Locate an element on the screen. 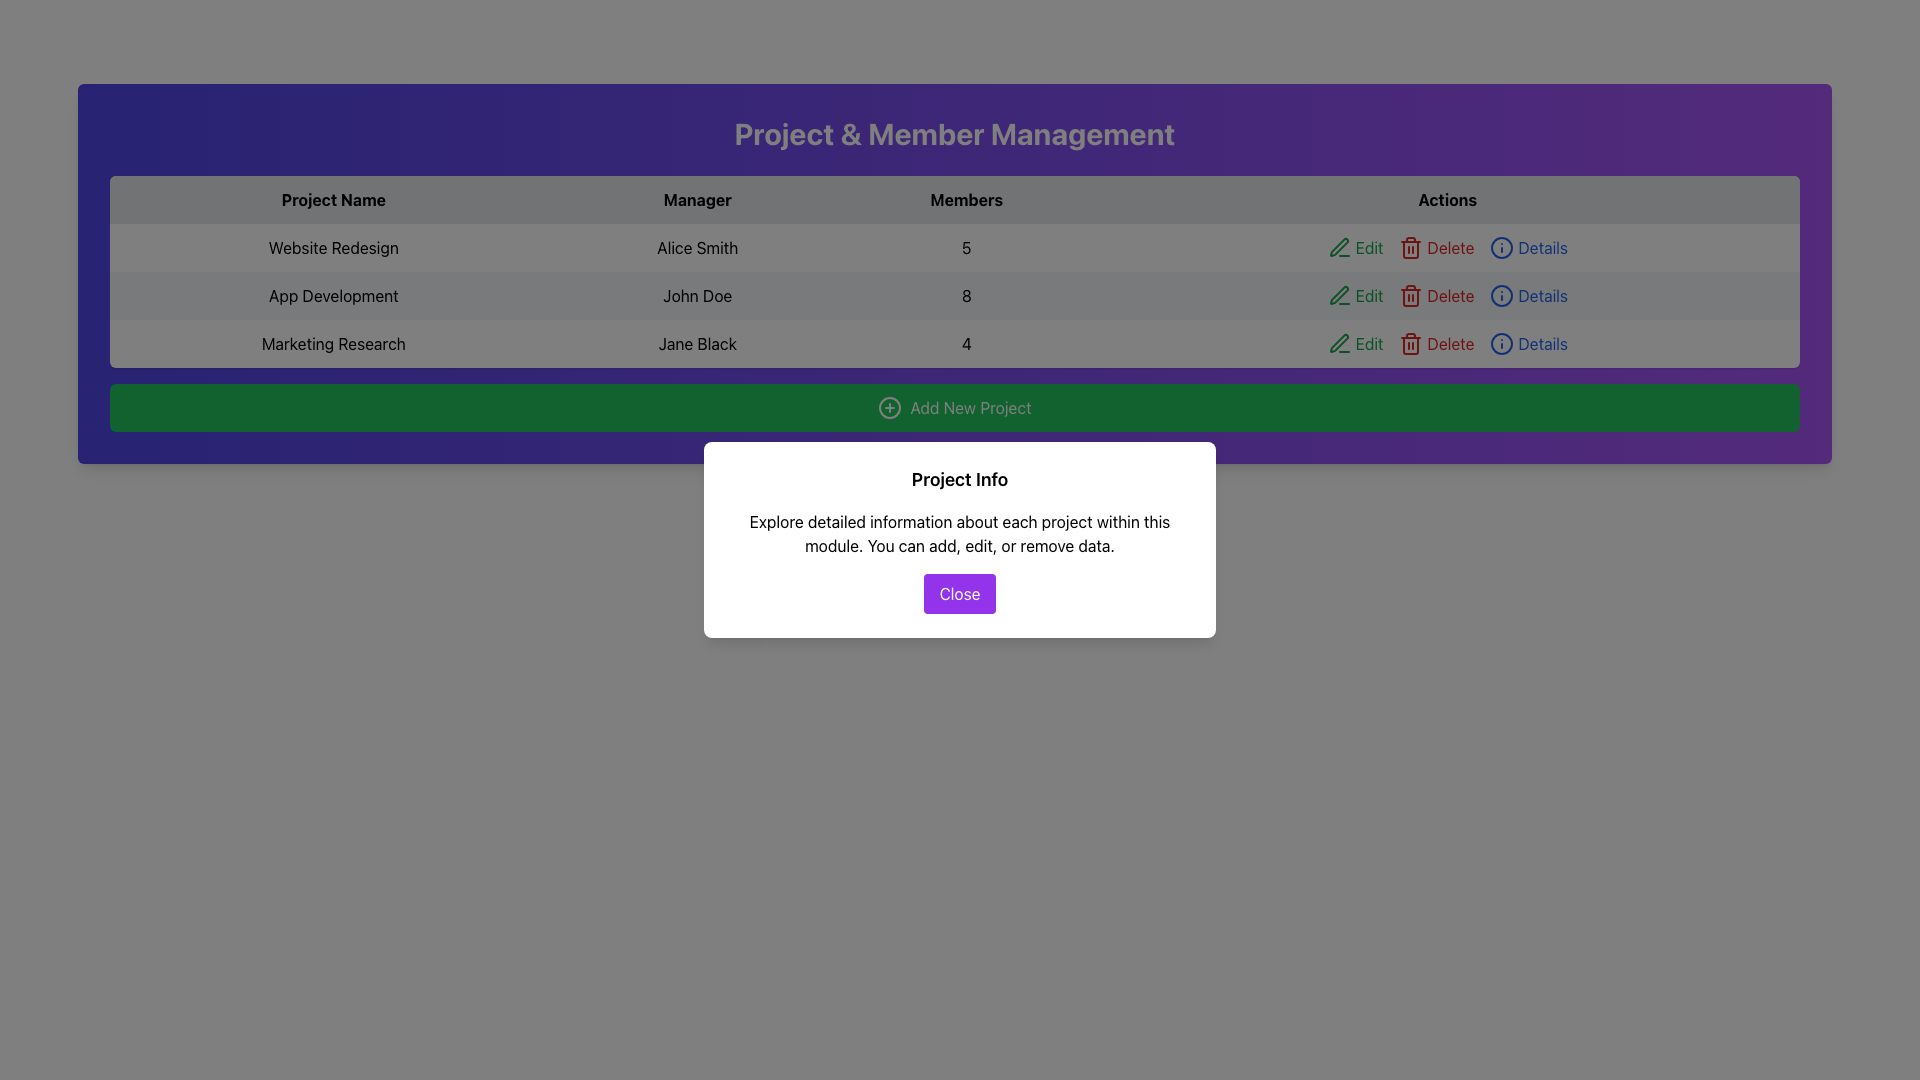 This screenshot has width=1920, height=1080. the trash can icon located in the 'Delete' button of the last row in the table to initiate a delete action is located at coordinates (1410, 342).